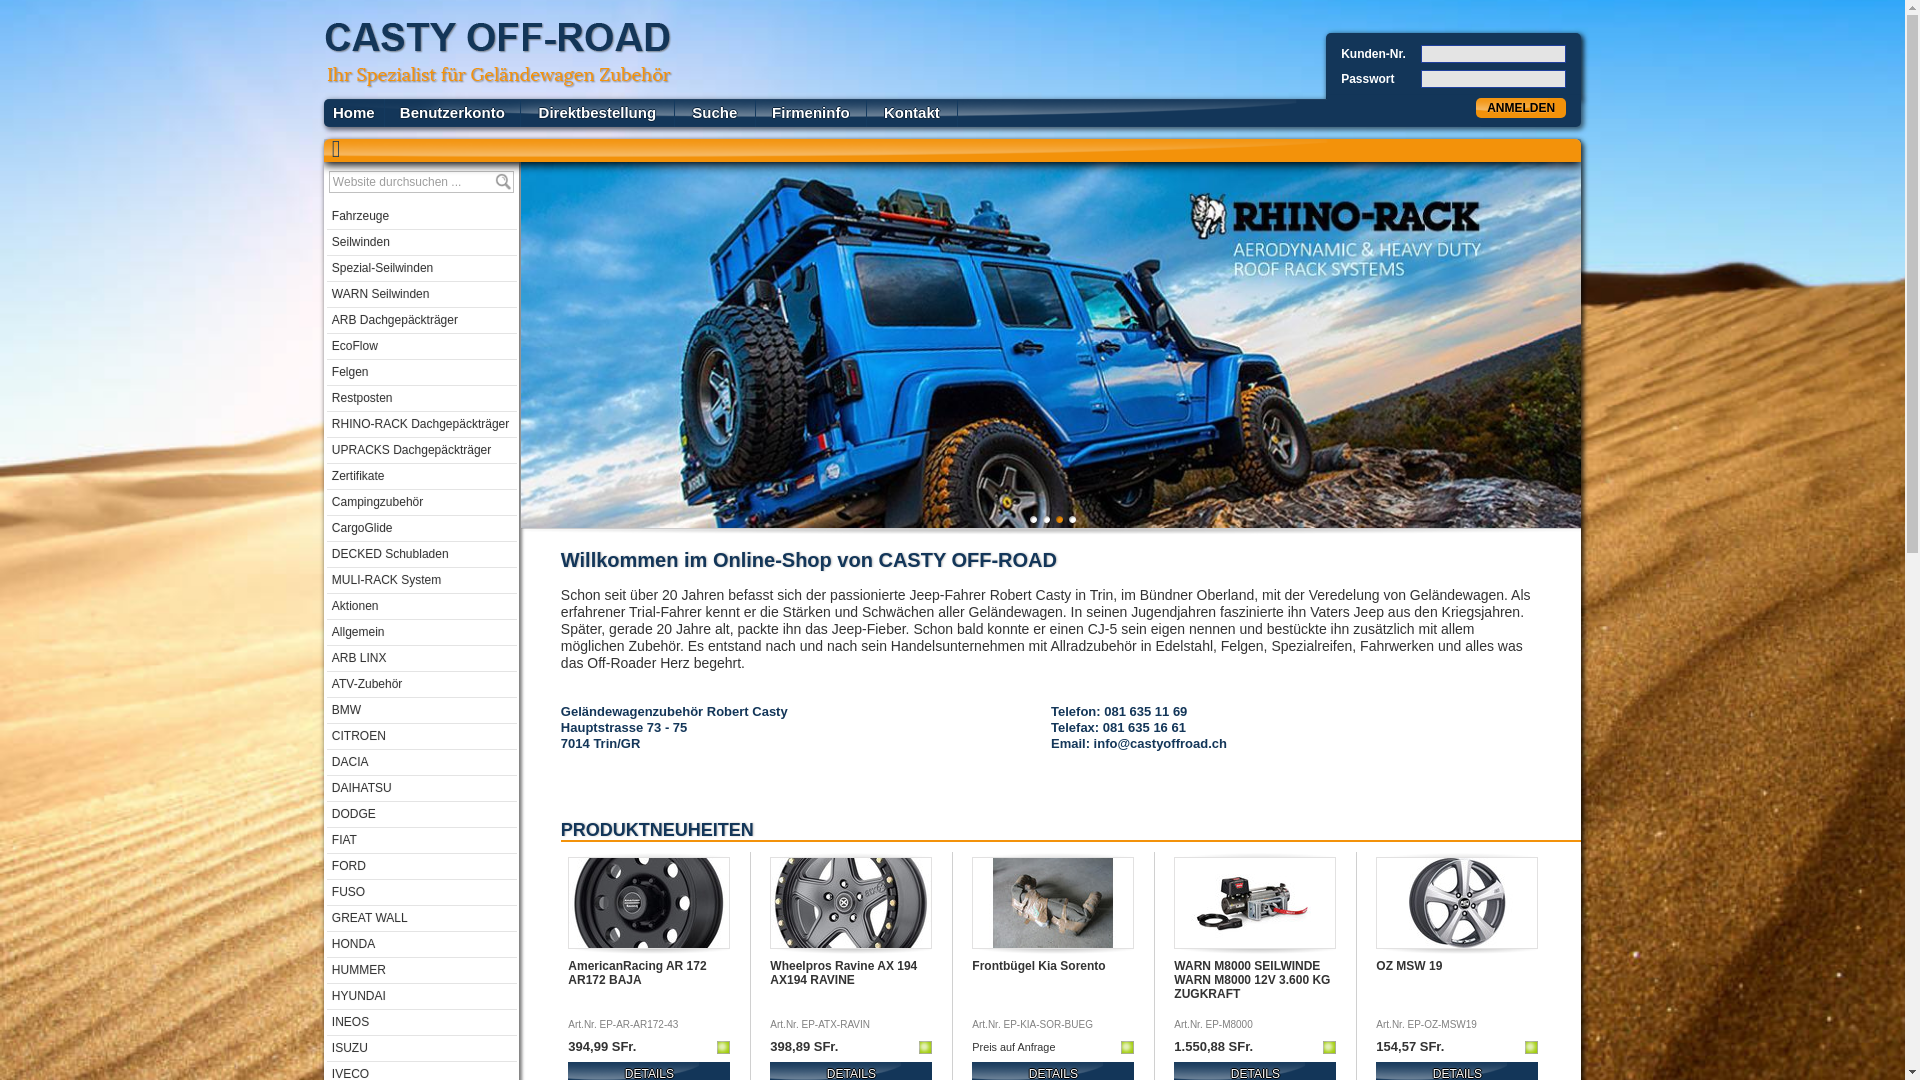  I want to click on 'ANMELDEN', so click(1520, 108).